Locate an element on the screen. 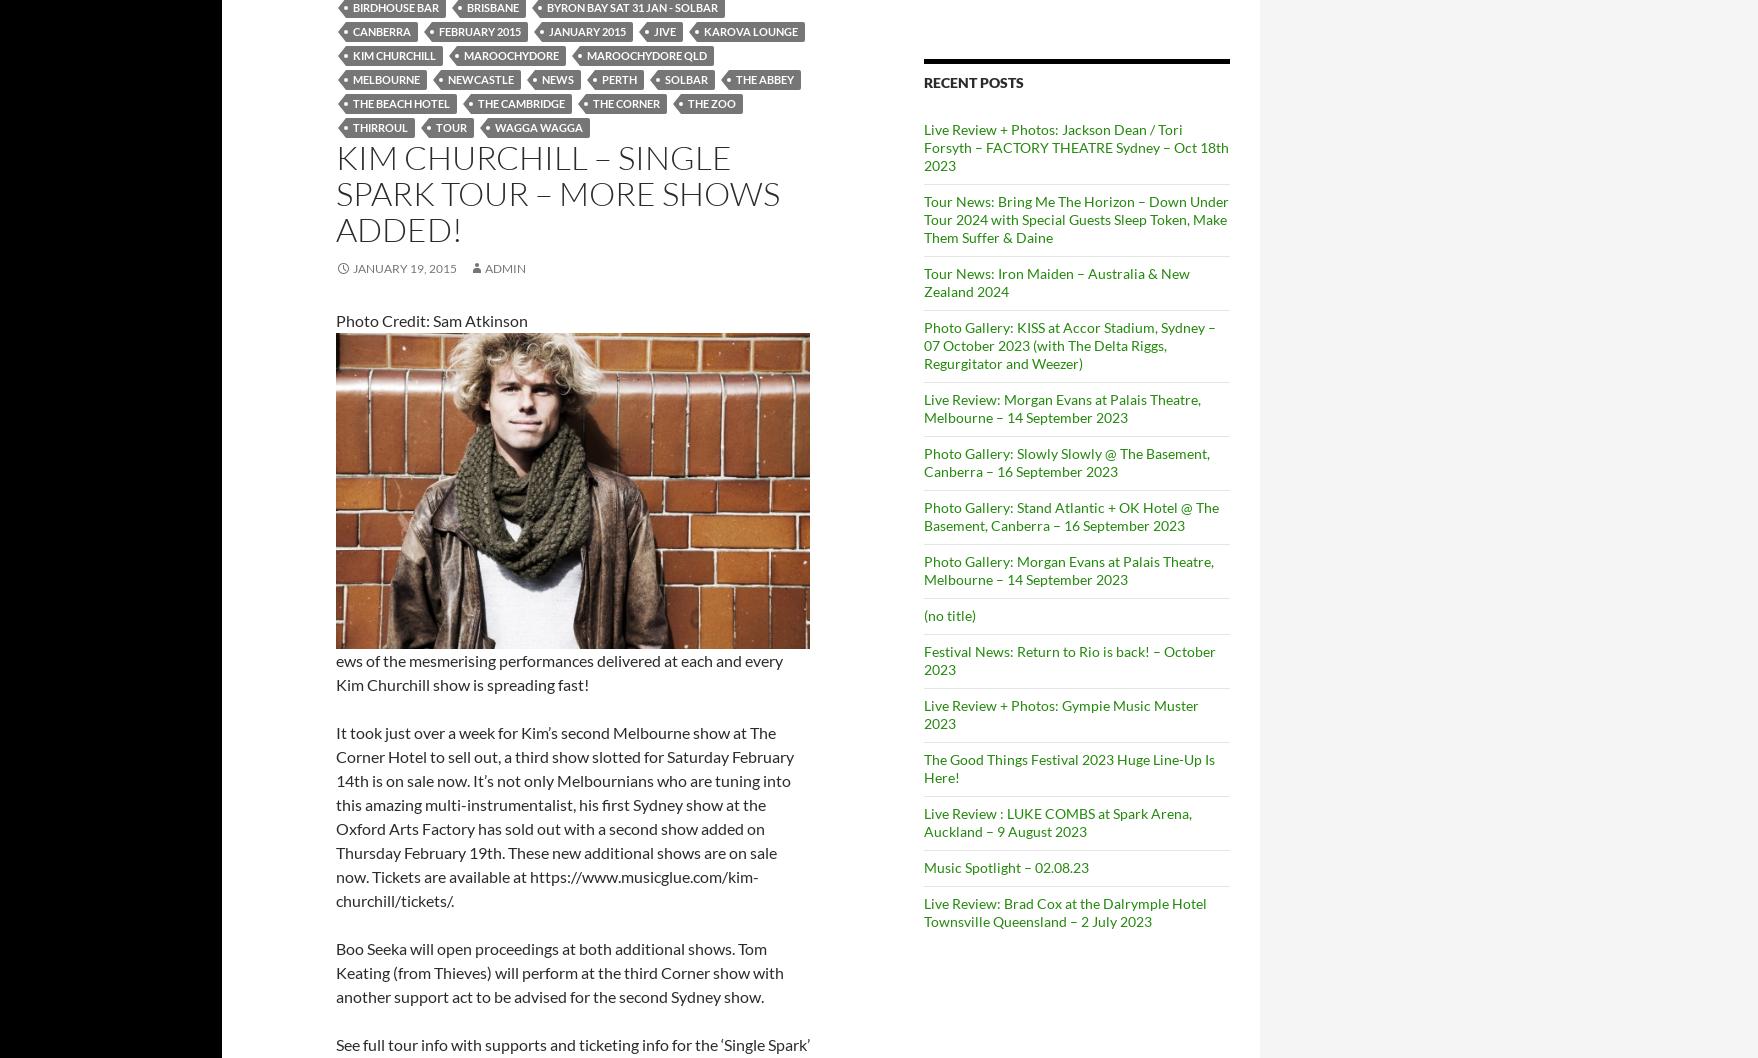  'The Beach Hotel' is located at coordinates (401, 102).